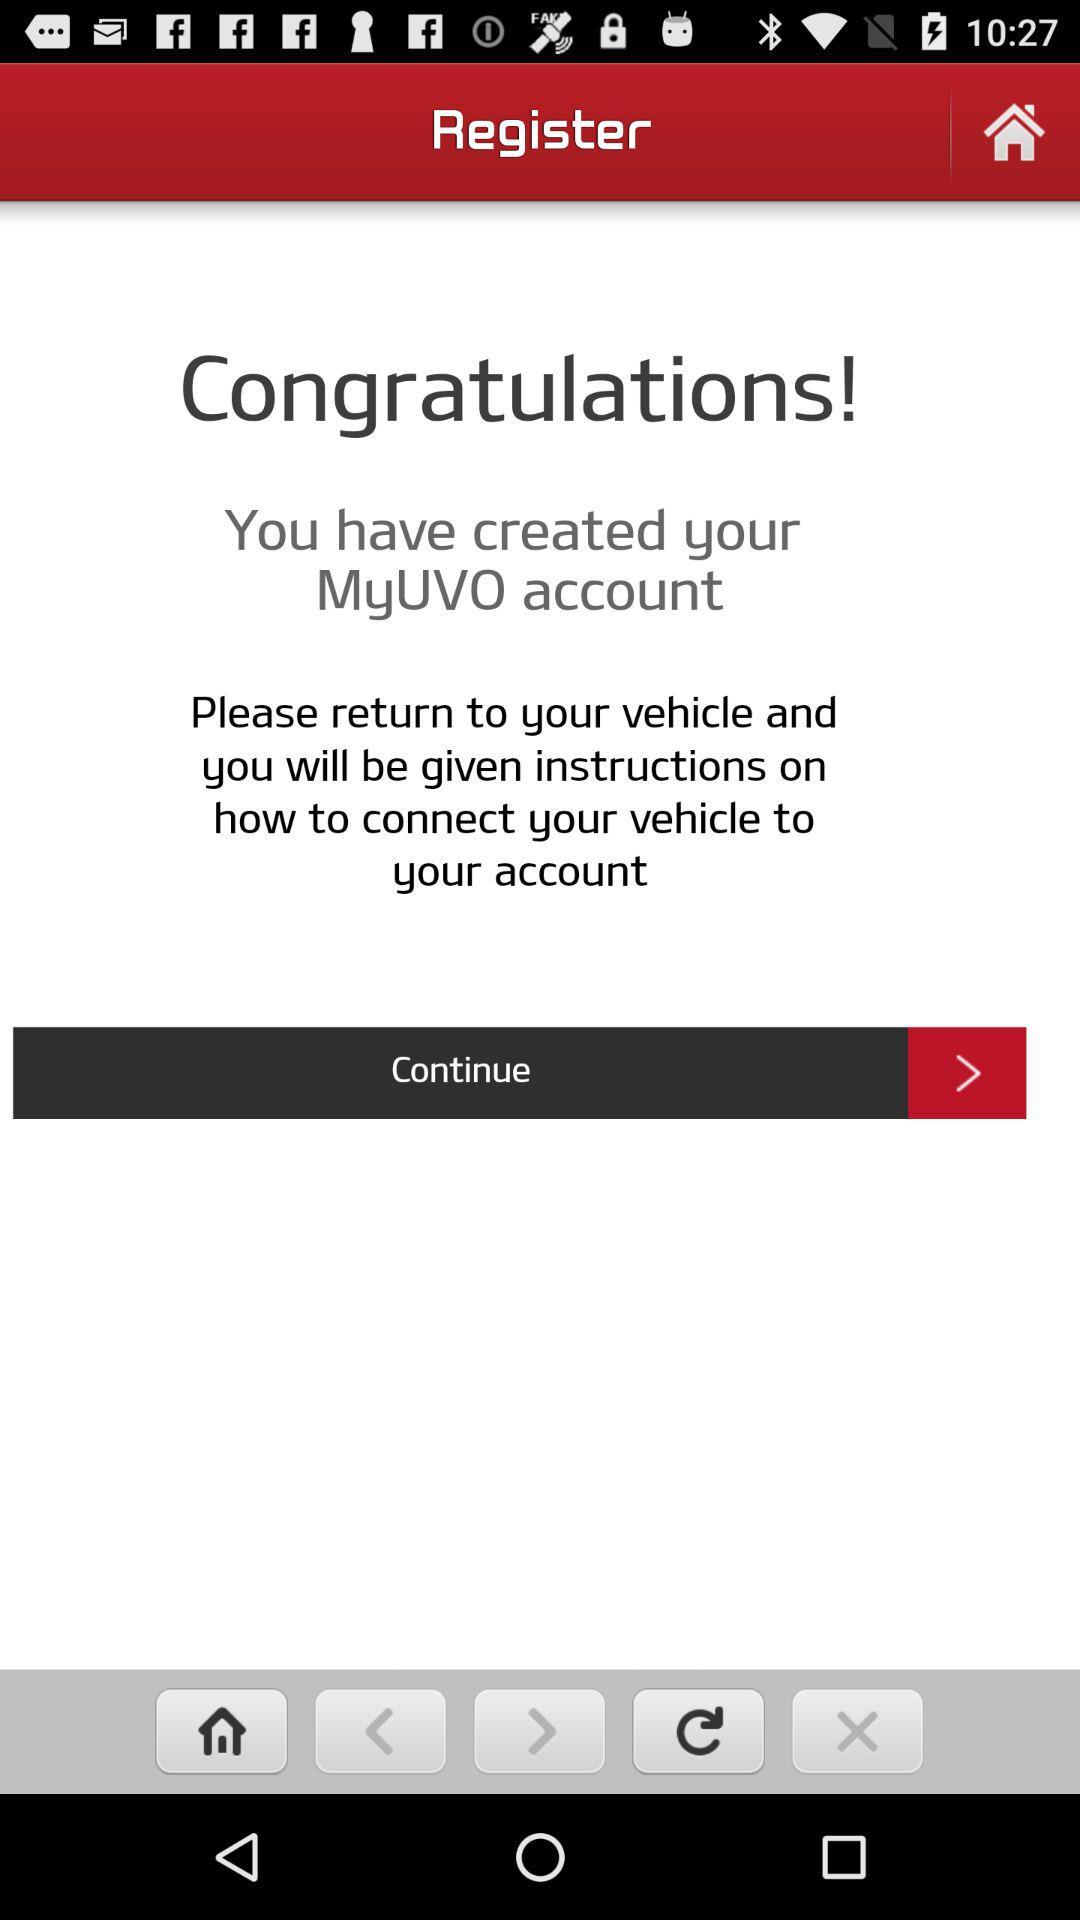 The width and height of the screenshot is (1080, 1920). What do you see at coordinates (1014, 144) in the screenshot?
I see `home button` at bounding box center [1014, 144].